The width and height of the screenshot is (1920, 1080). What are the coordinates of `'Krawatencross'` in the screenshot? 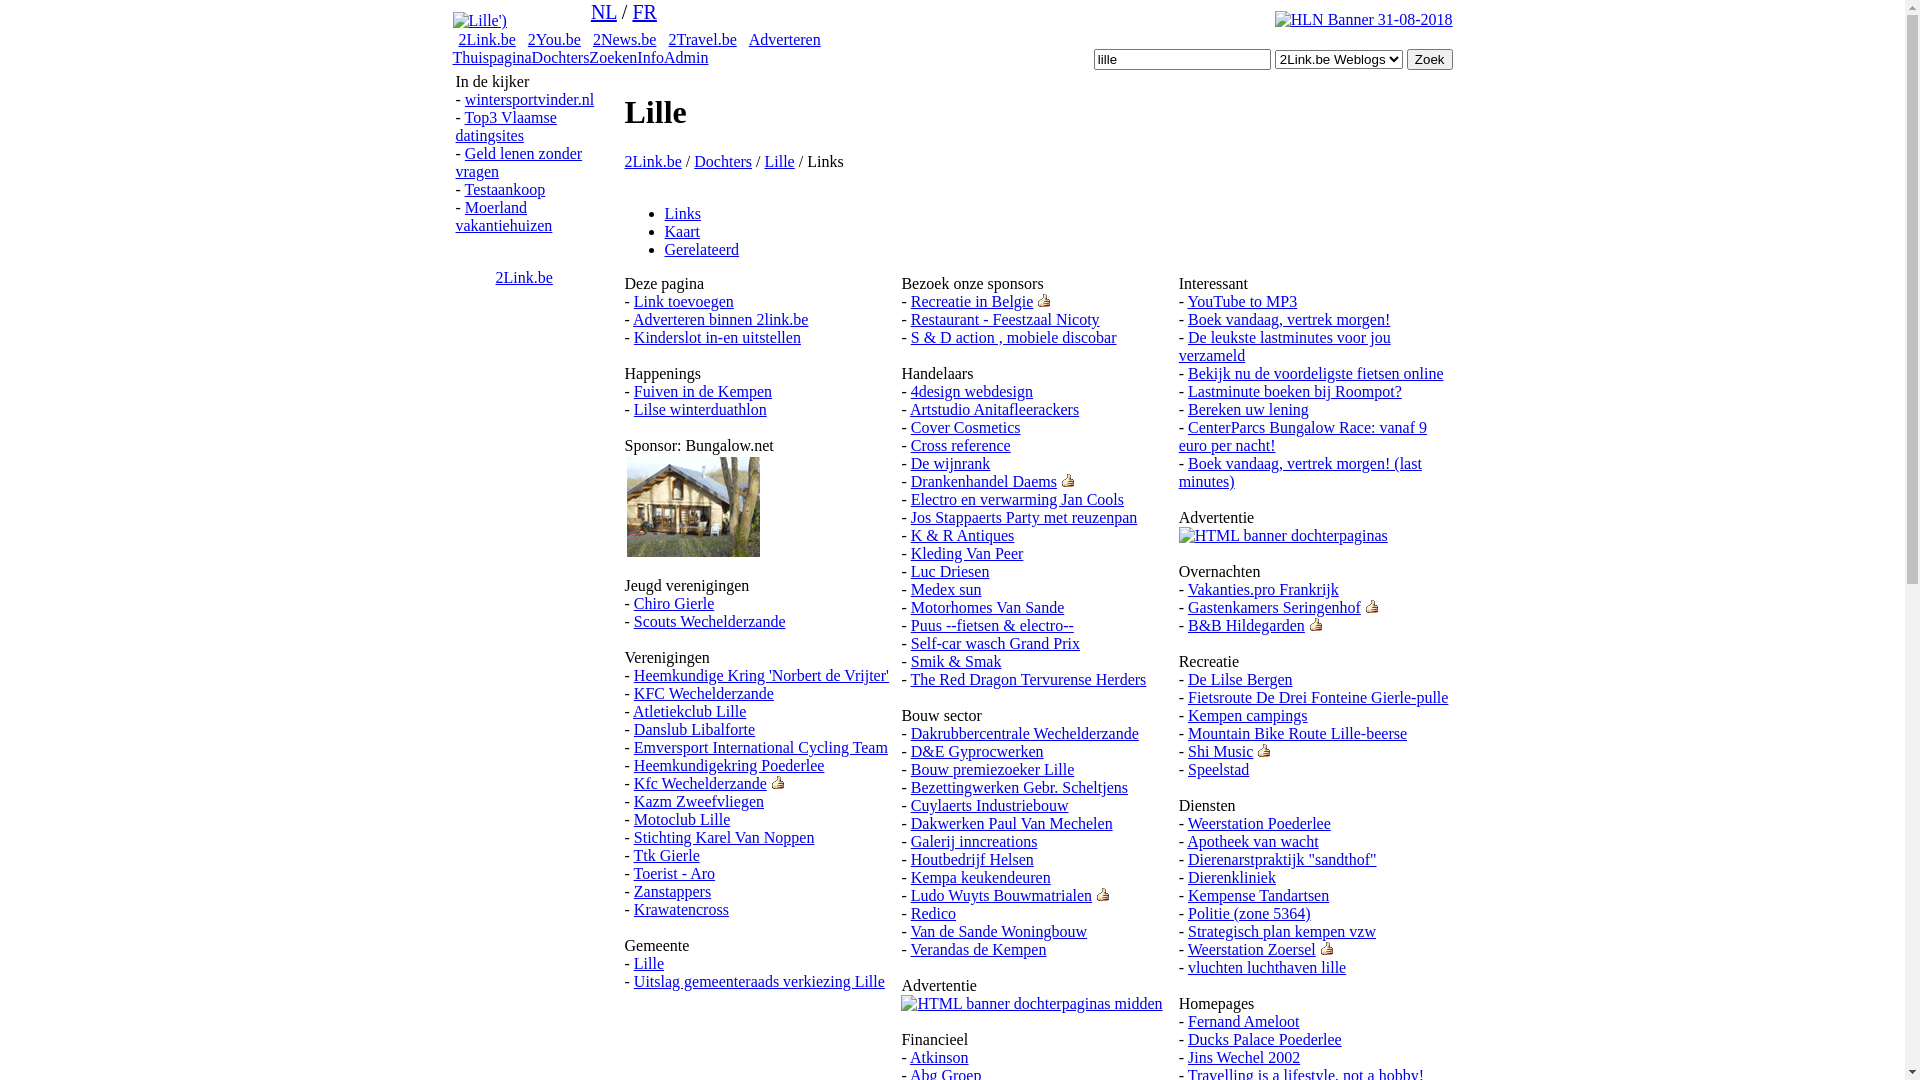 It's located at (681, 909).